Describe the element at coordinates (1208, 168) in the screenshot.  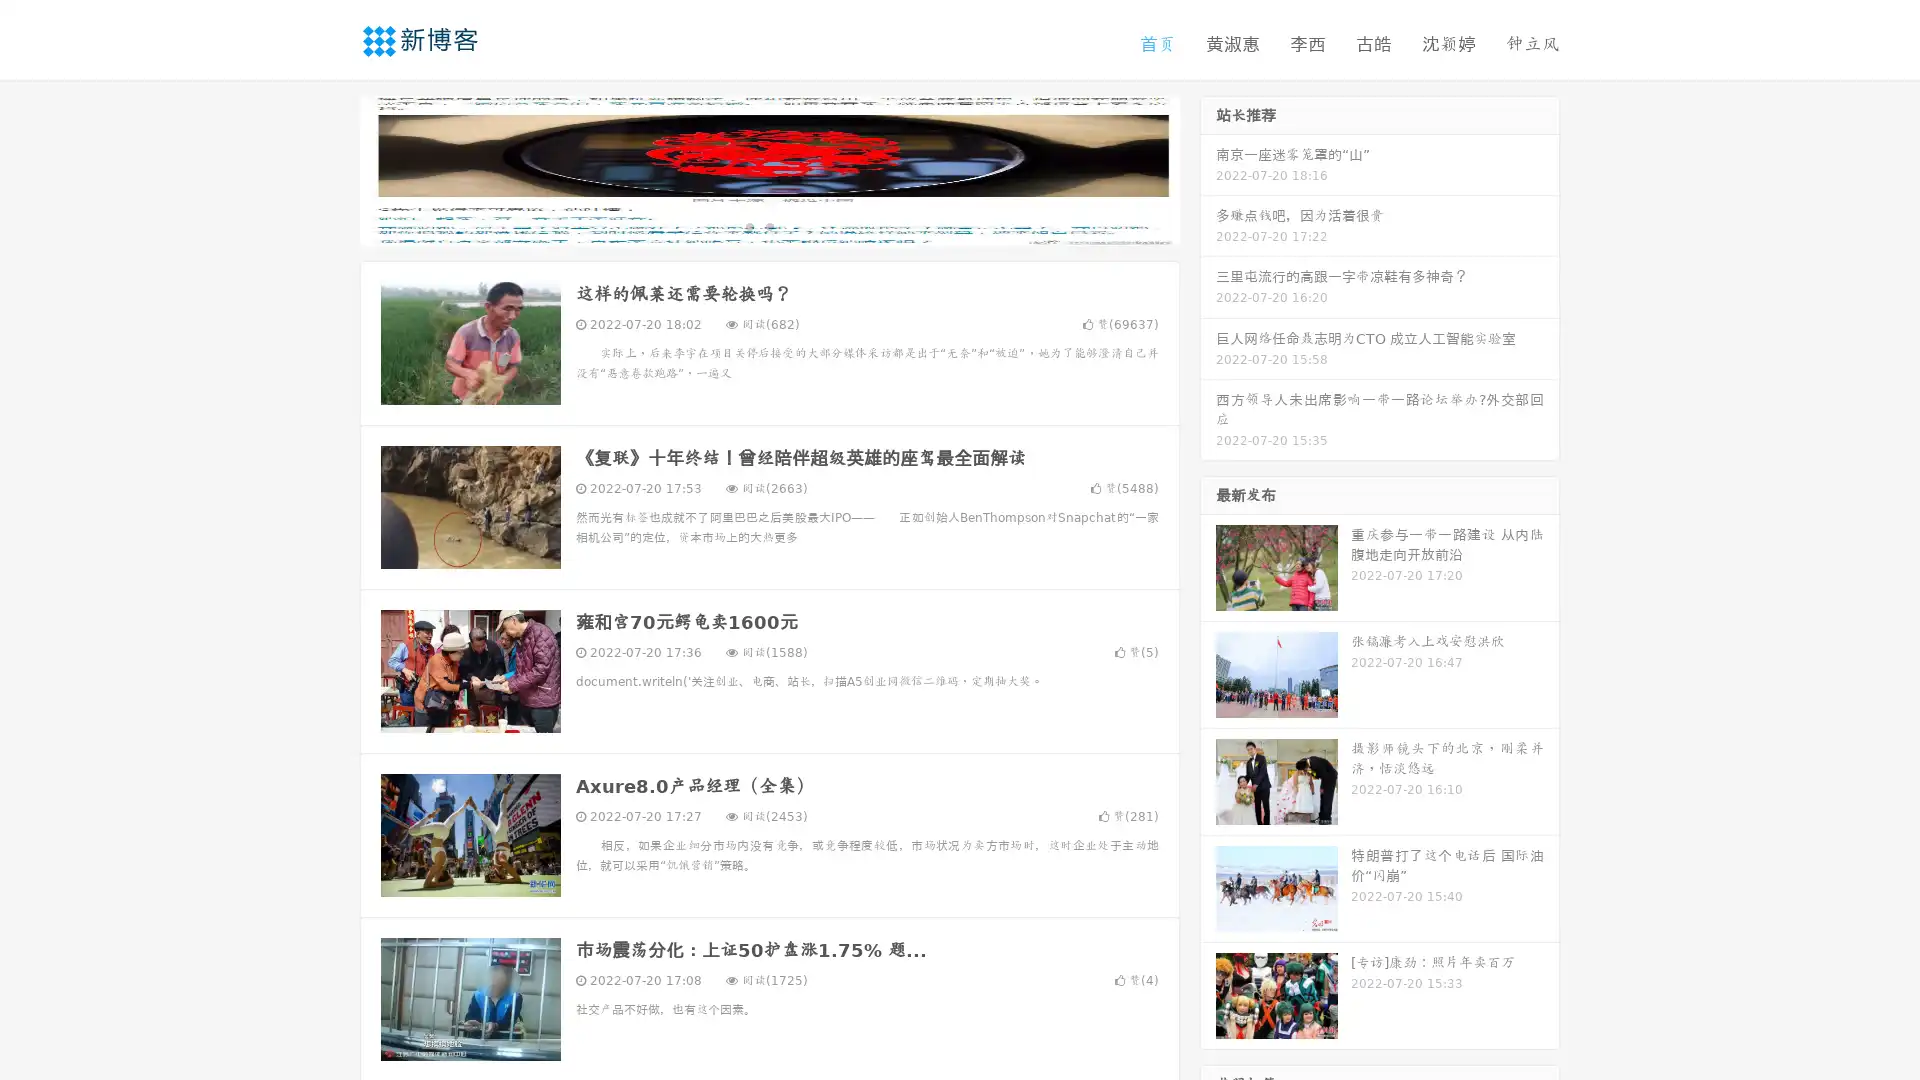
I see `Next slide` at that location.